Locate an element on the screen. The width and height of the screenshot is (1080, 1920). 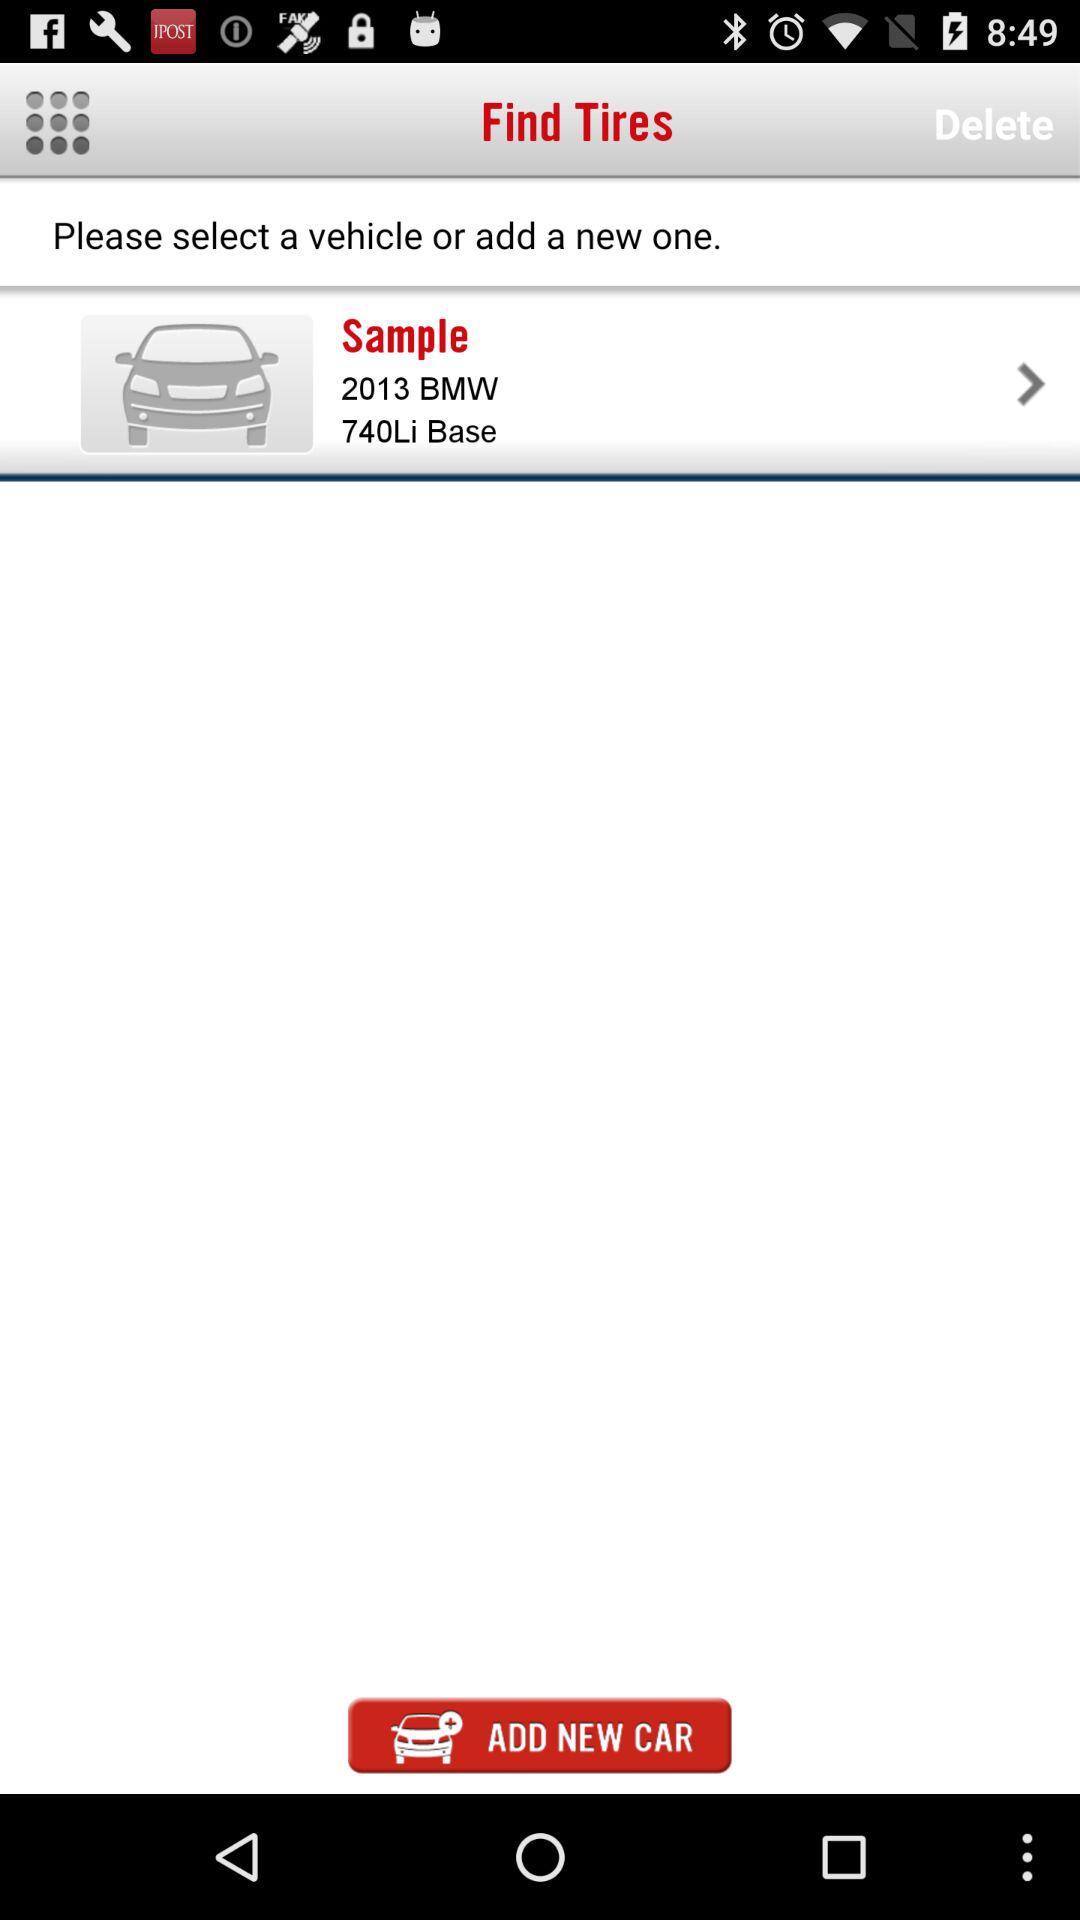
item next to the sample icon is located at coordinates (196, 383).